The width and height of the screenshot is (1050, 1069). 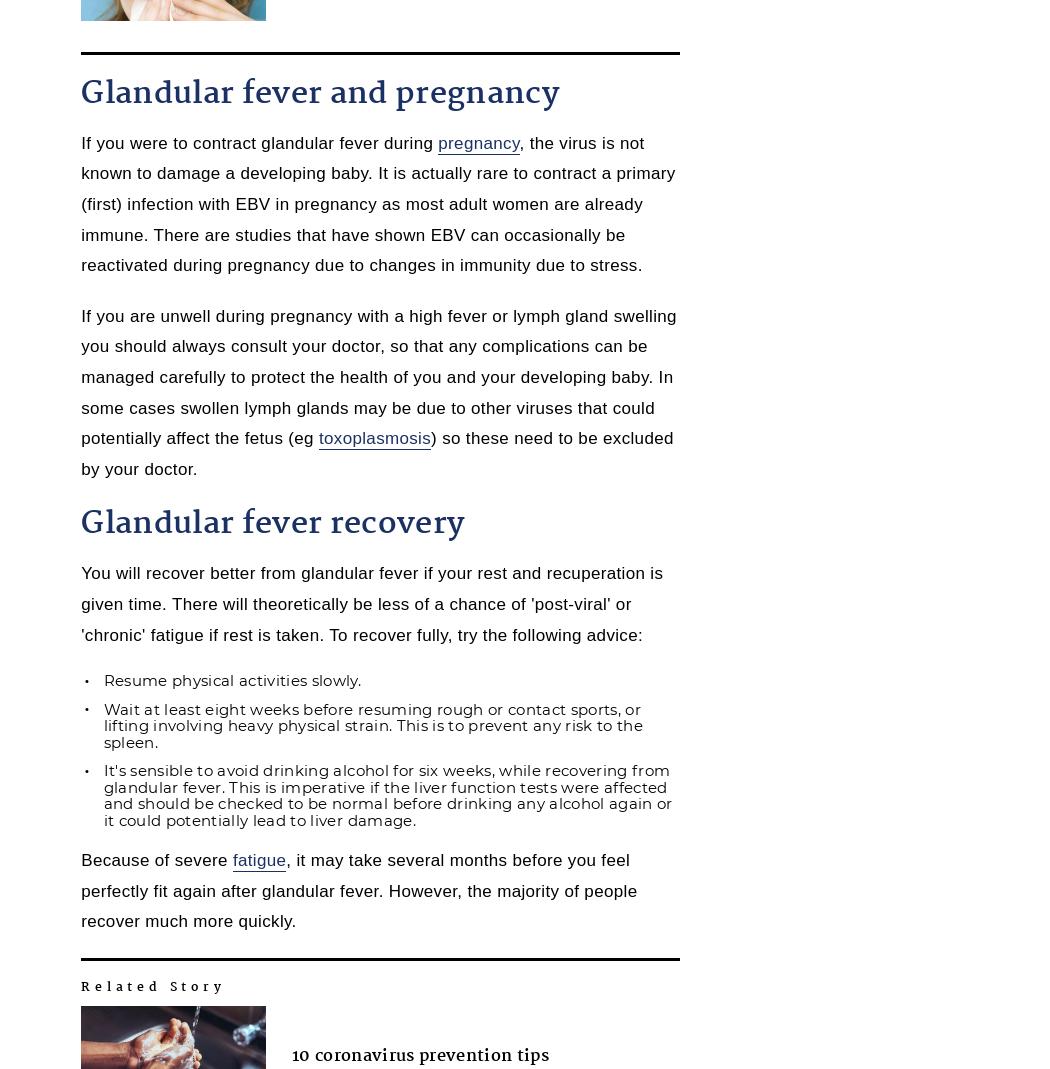 I want to click on 'If you are unwell during pregnancy with a high fever or lymph gland swelling you should always consult your doctor, so that any complications can be managed carefully to protect the health of you and your developing baby. In some cases swollen lymph glands may be due to other viruses that could potentially affect the fetus (eg', so click(x=80, y=377).